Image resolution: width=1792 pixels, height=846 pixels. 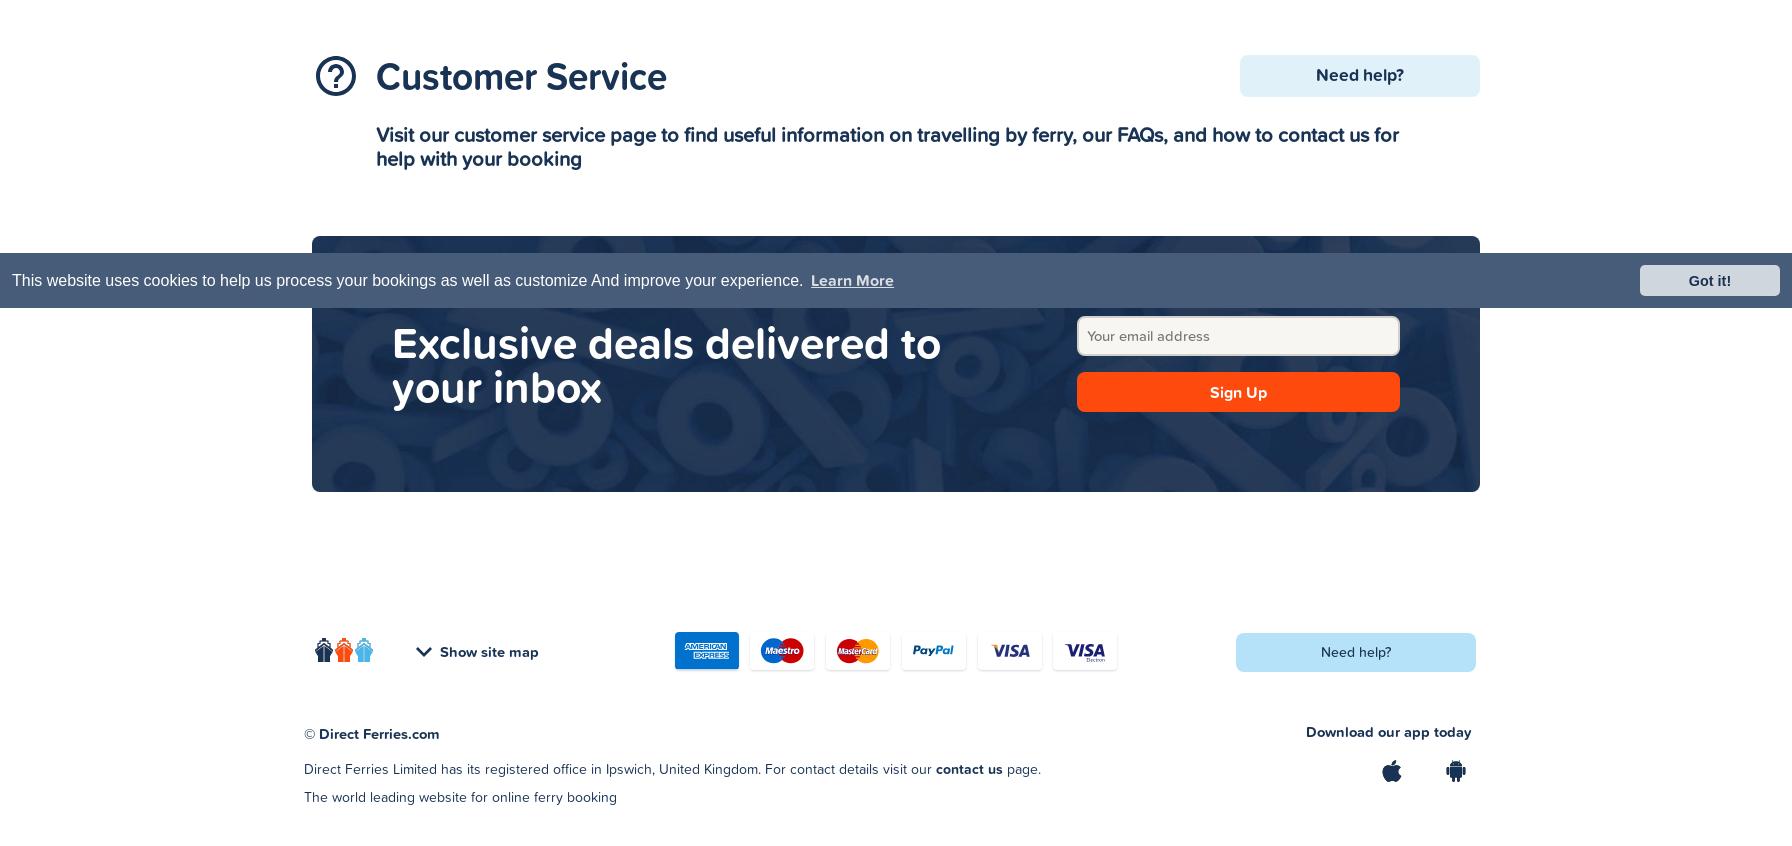 What do you see at coordinates (811, 280) in the screenshot?
I see `'Learn More'` at bounding box center [811, 280].